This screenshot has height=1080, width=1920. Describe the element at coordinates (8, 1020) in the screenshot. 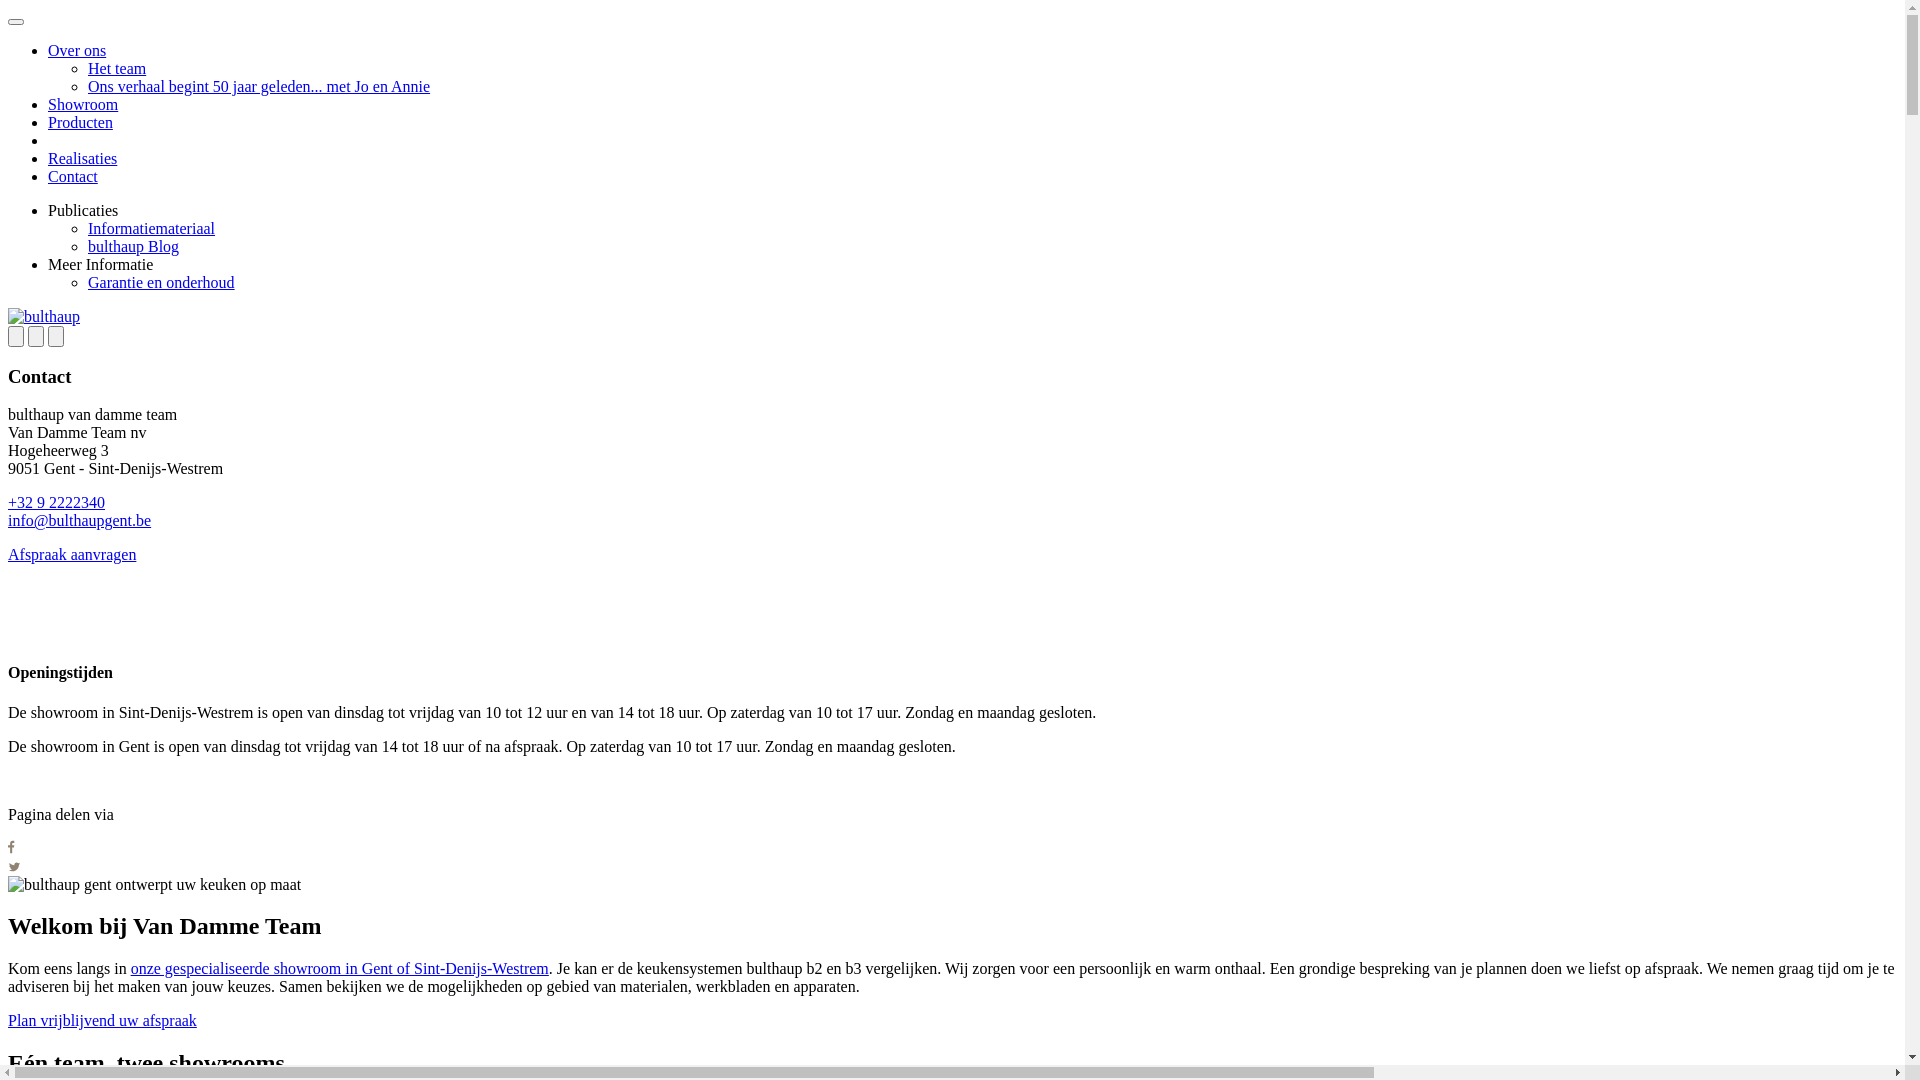

I see `'Plan vrijblijvend uw afspraak'` at that location.